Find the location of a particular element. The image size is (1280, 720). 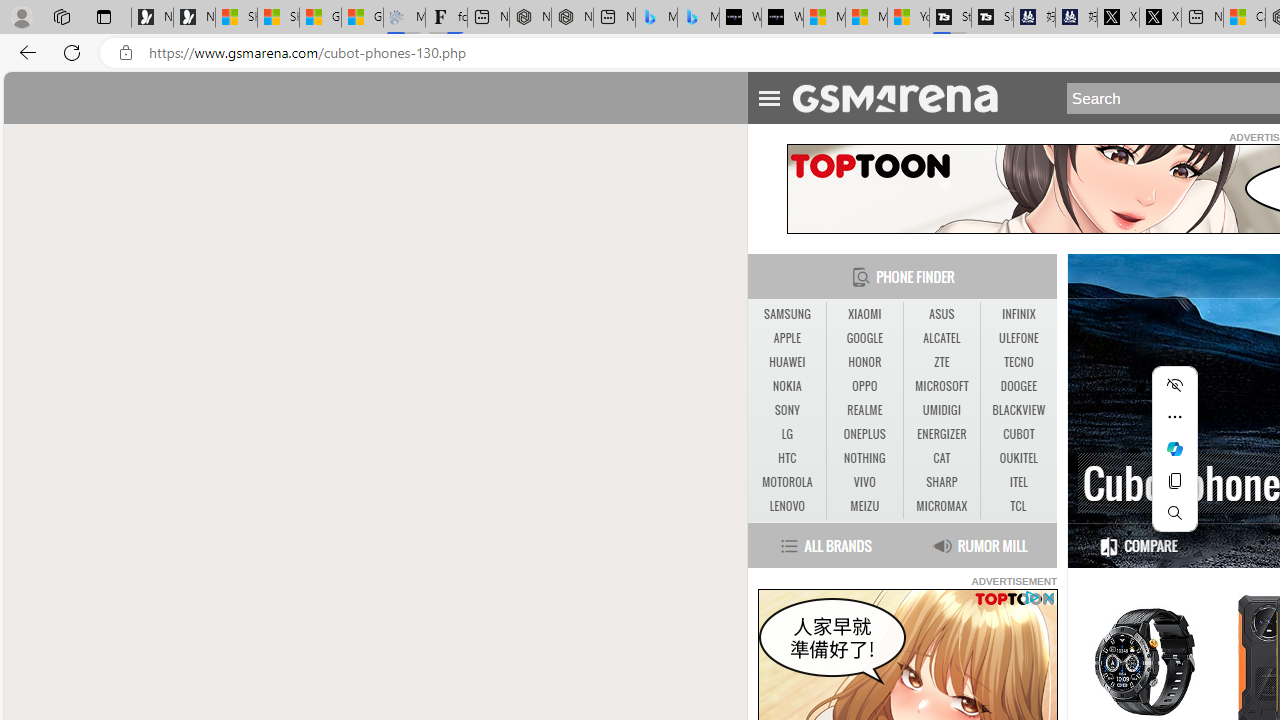

'ENERGIZER' is located at coordinates (940, 433).